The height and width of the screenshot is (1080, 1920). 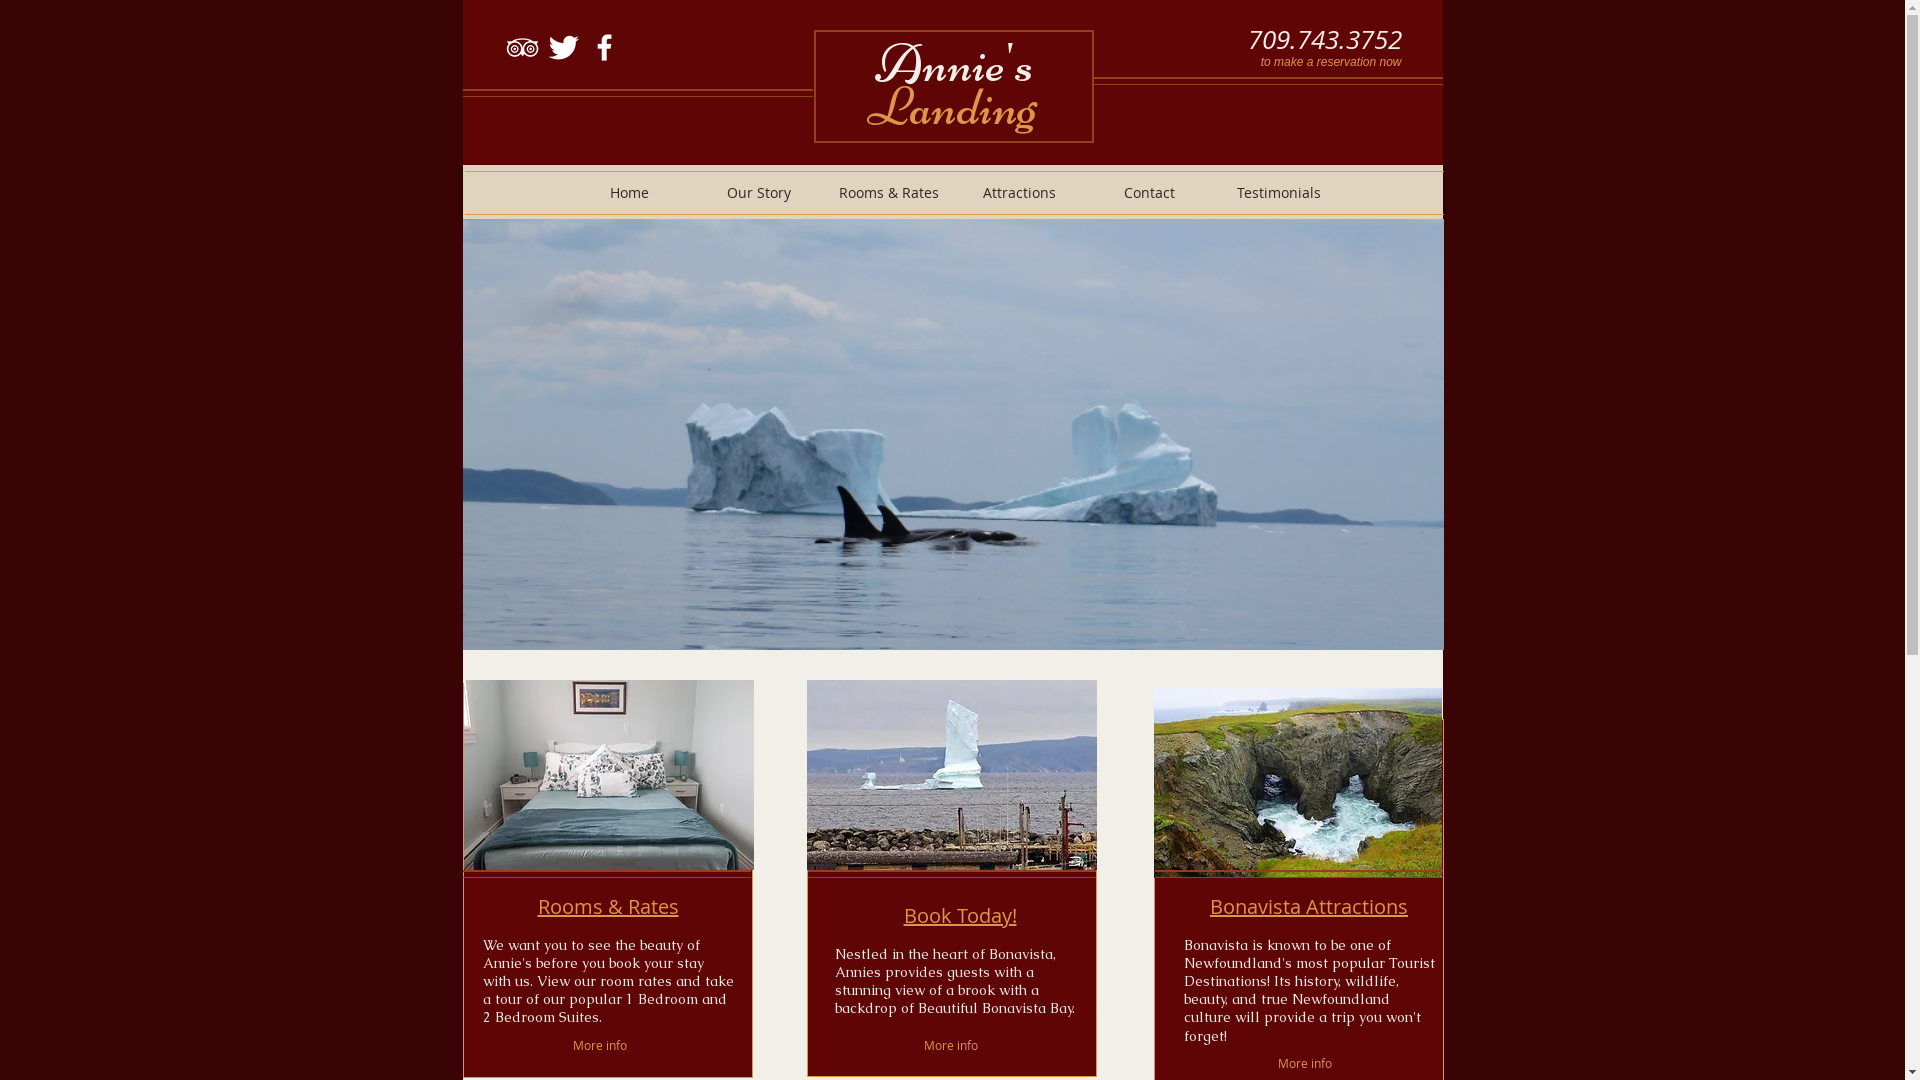 What do you see at coordinates (951, 106) in the screenshot?
I see `'Landing'` at bounding box center [951, 106].